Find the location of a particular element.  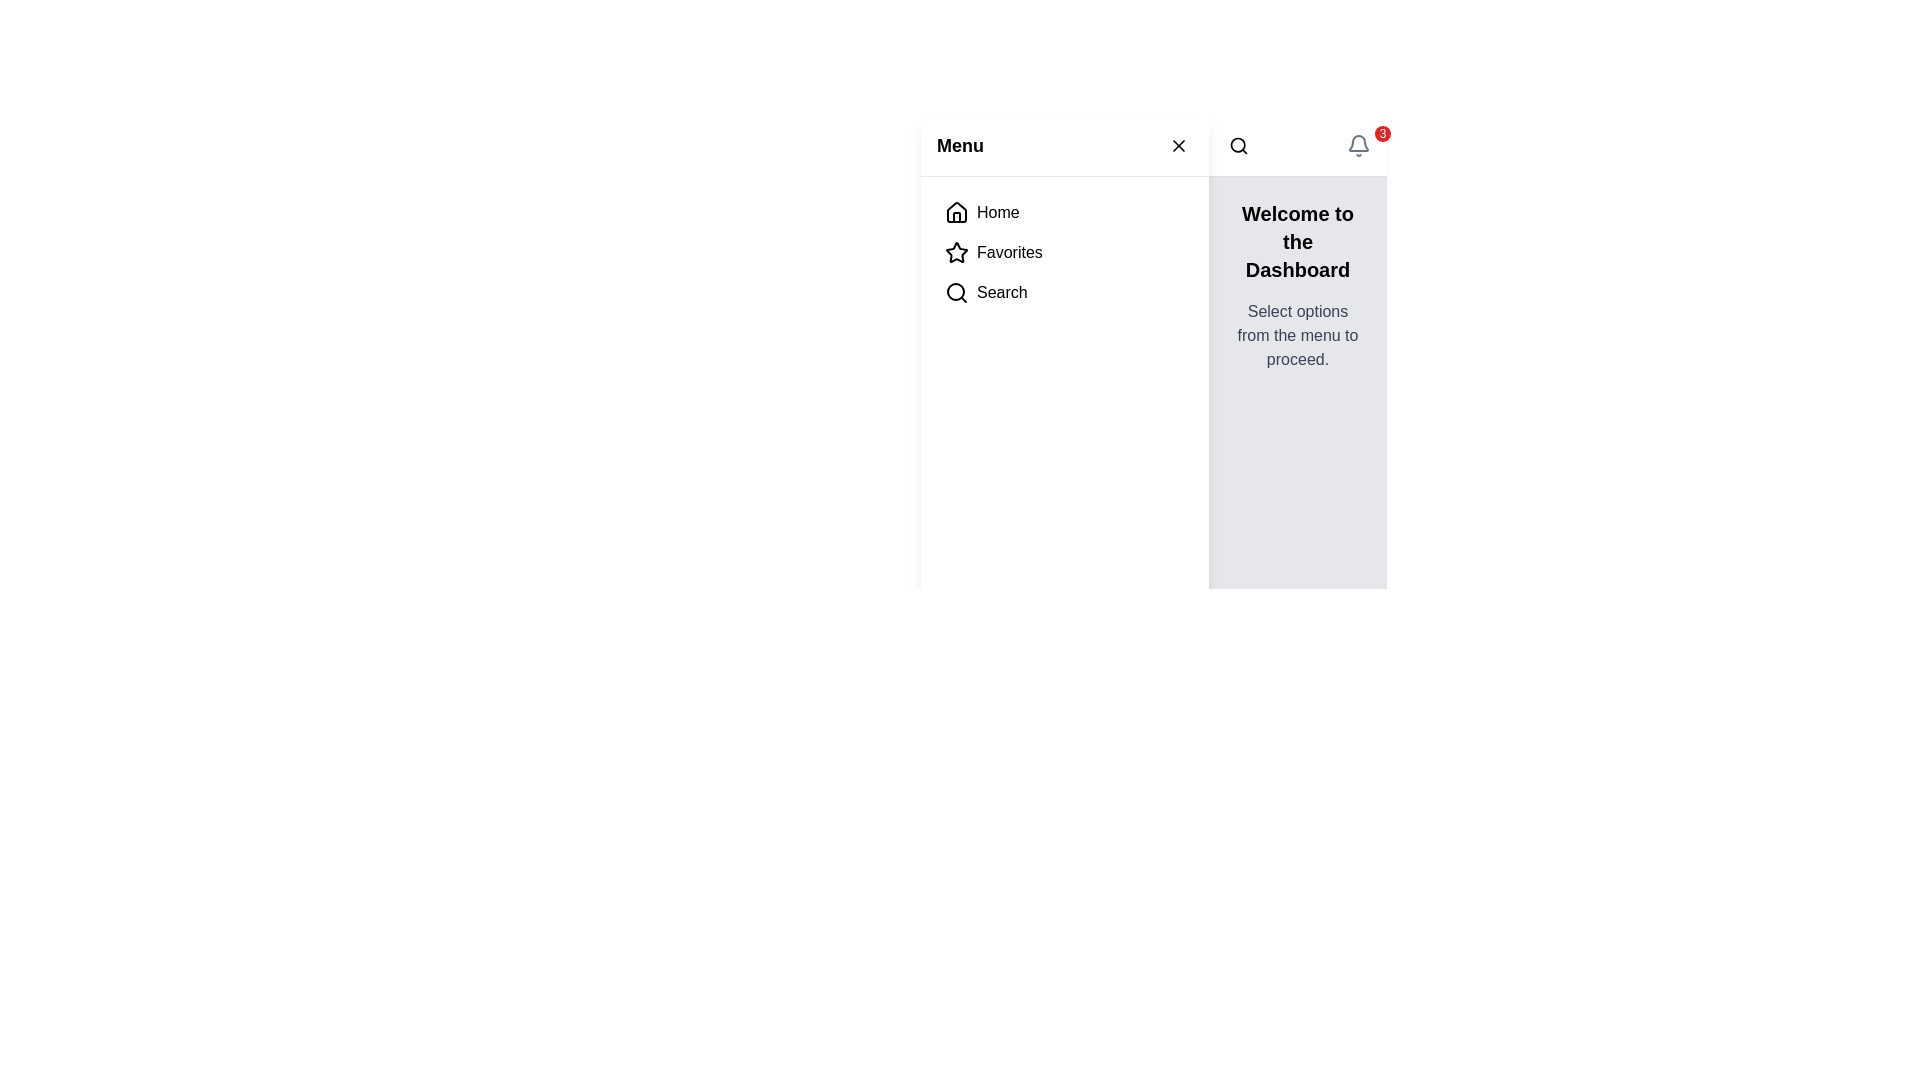

the search icon button, represented by a magnifying glass shape, located in the top navigation bar to trigger visual effects is located at coordinates (1237, 145).